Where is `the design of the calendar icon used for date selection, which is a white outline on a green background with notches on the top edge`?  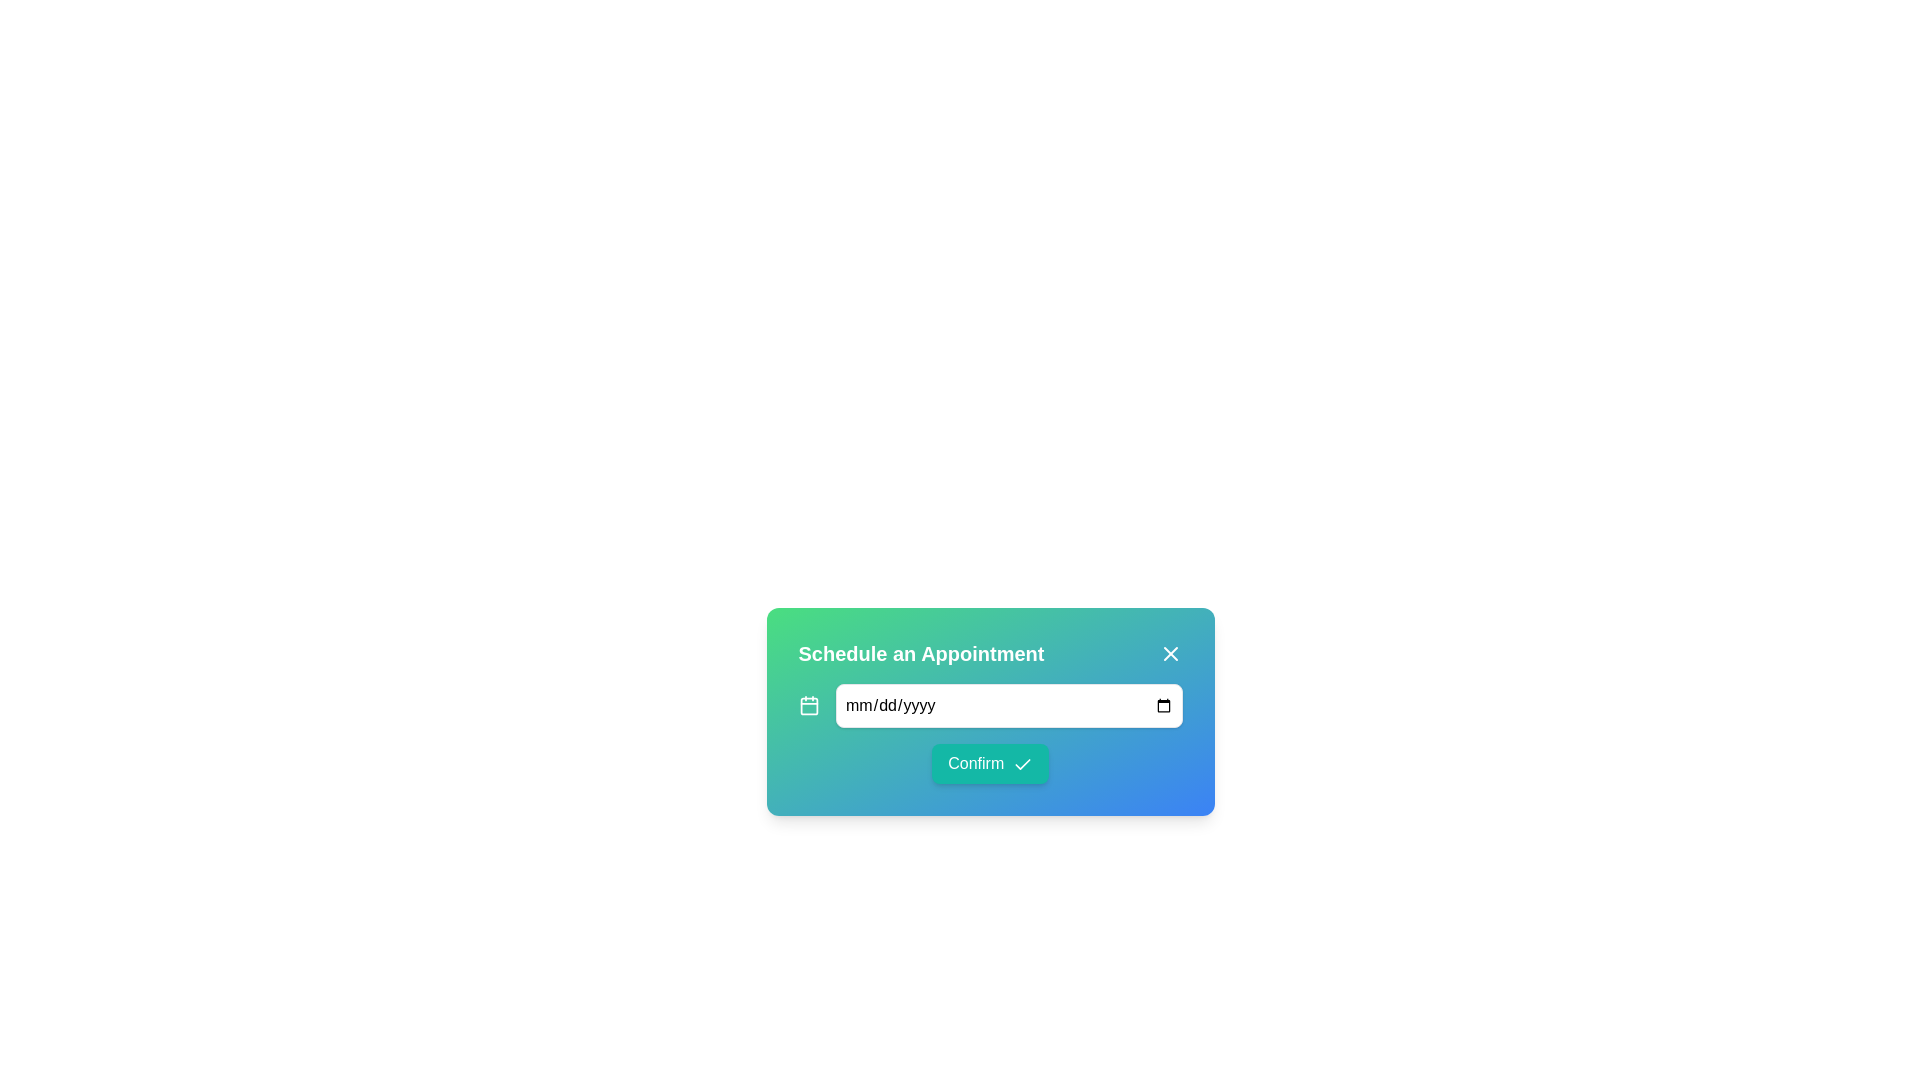
the design of the calendar icon used for date selection, which is a white outline on a green background with notches on the top edge is located at coordinates (809, 704).